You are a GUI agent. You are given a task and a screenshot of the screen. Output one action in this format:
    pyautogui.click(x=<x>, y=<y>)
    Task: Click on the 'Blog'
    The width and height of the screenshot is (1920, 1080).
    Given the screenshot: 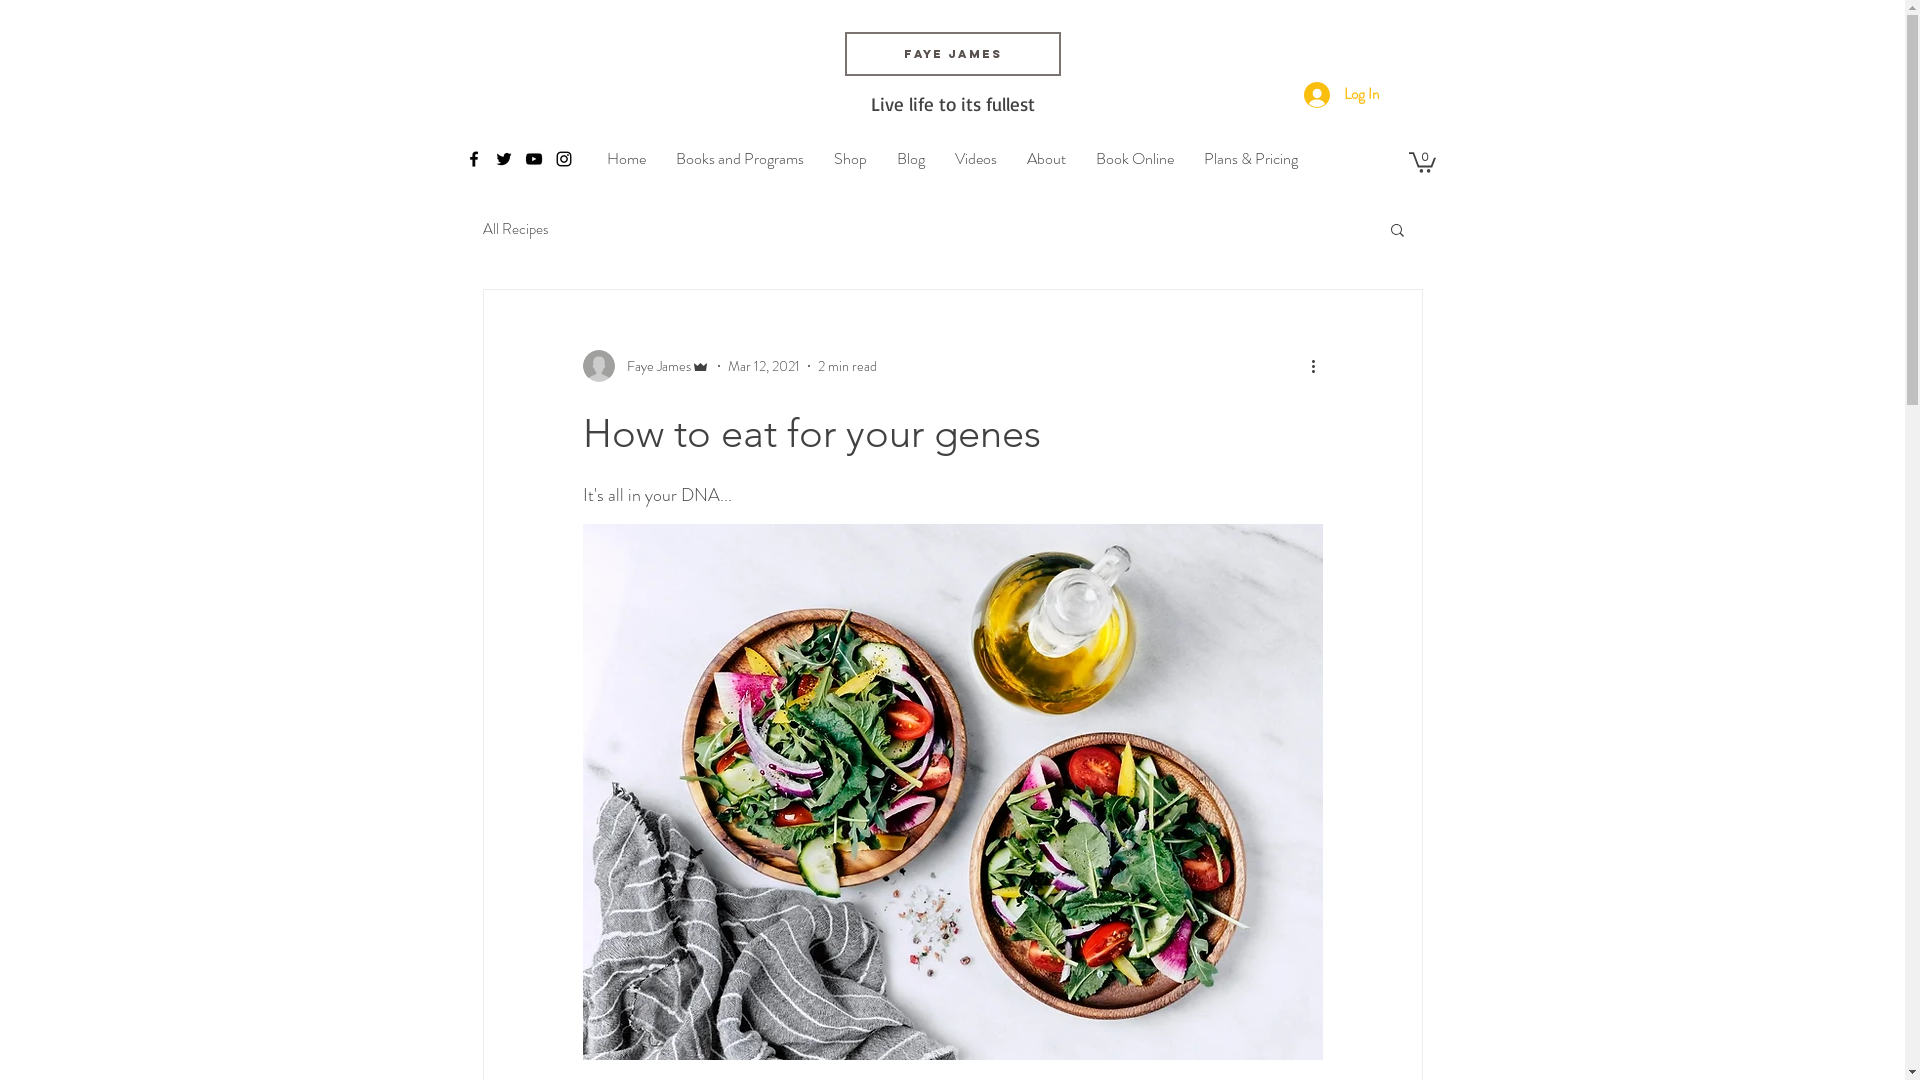 What is the action you would take?
    pyautogui.click(x=910, y=157)
    